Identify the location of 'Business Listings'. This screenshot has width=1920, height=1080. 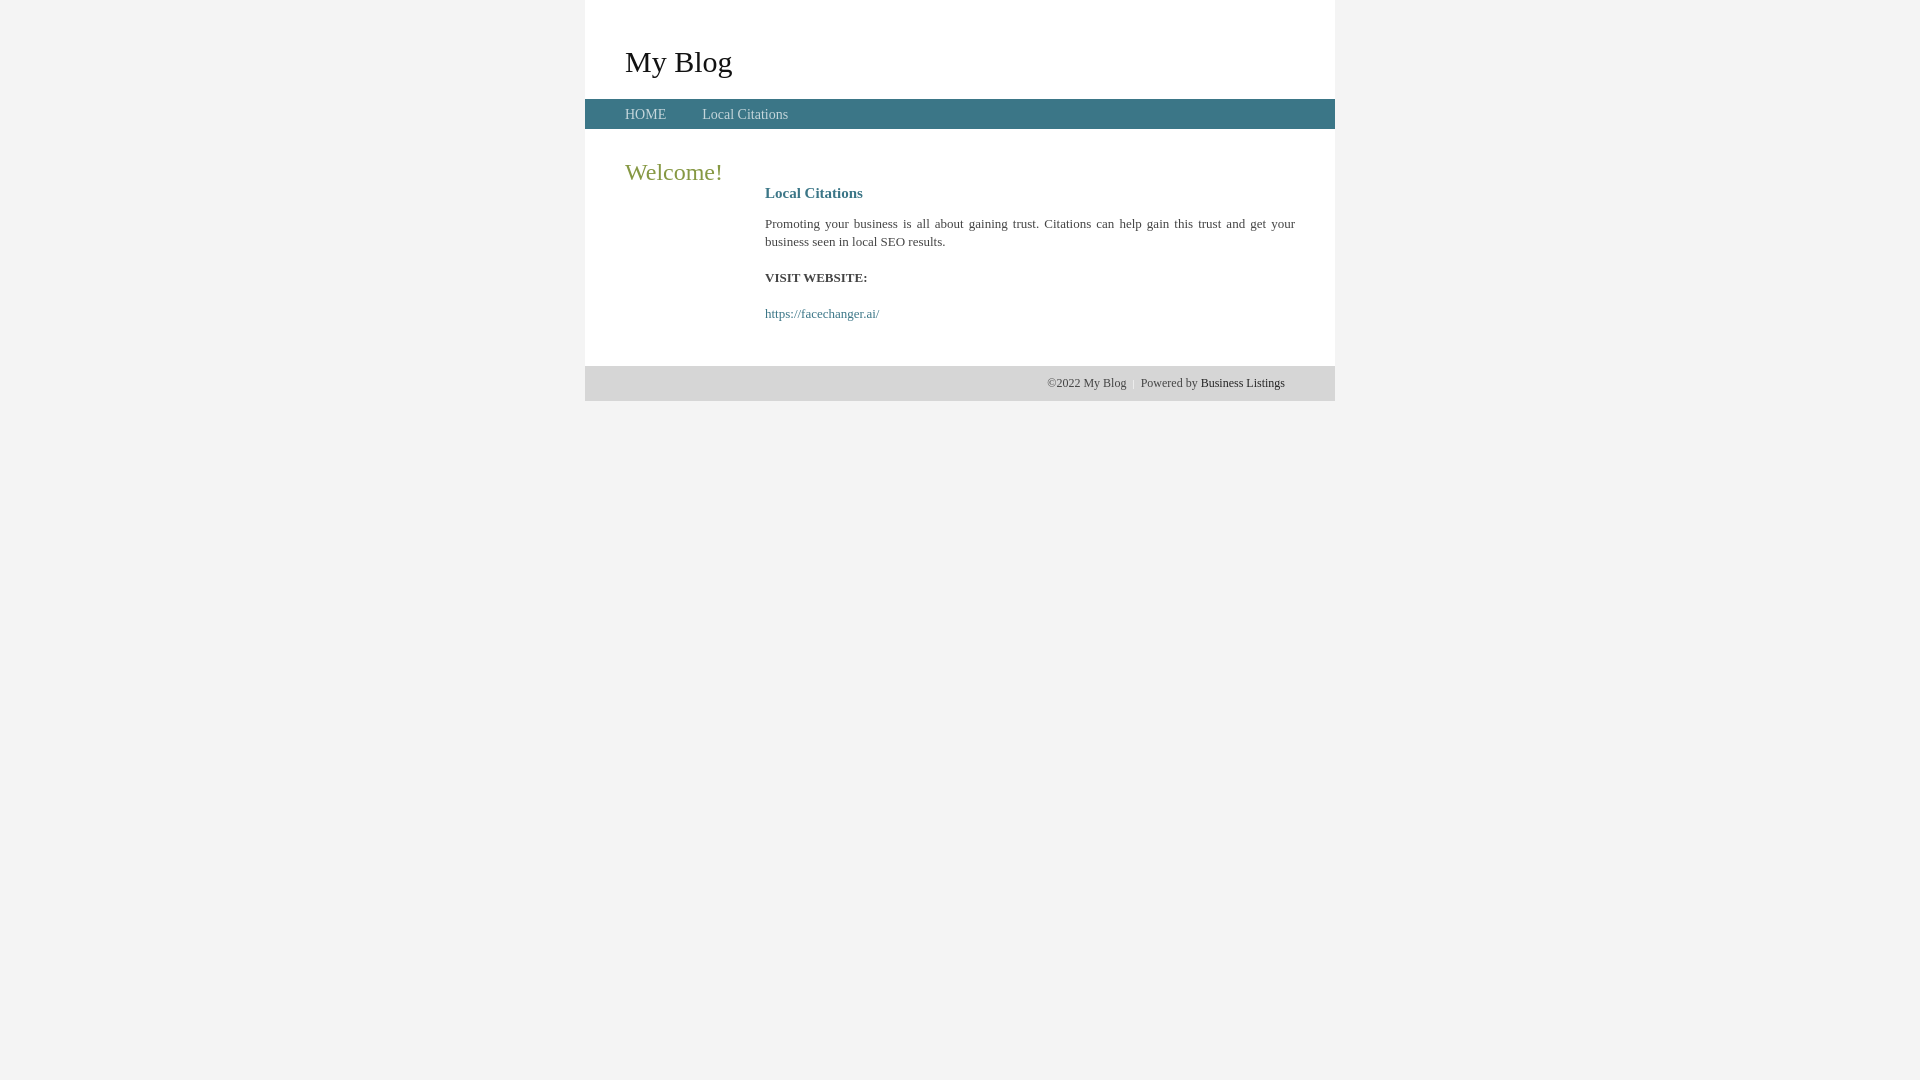
(1242, 382).